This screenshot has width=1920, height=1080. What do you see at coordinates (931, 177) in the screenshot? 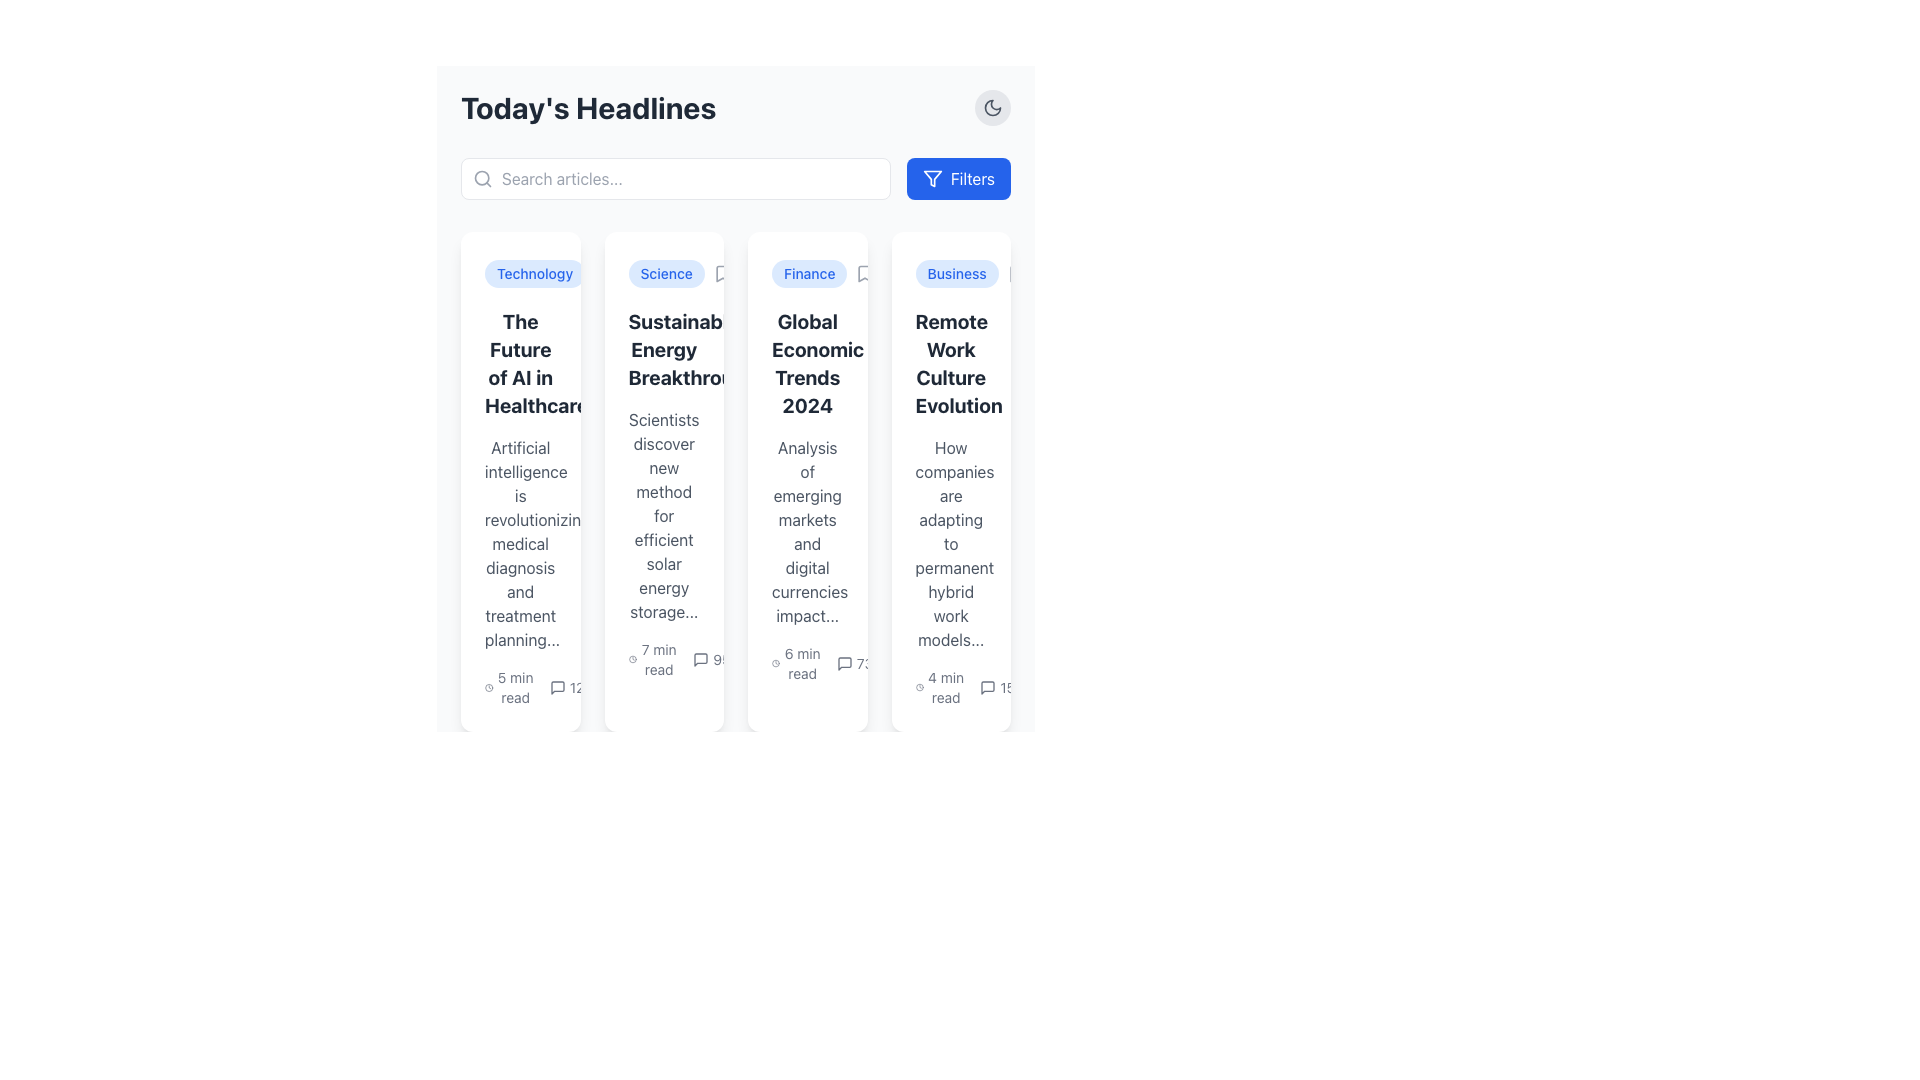
I see `the triangular filter icon located in the upper right-hand corner of the interface within the 'Filters' button` at bounding box center [931, 177].